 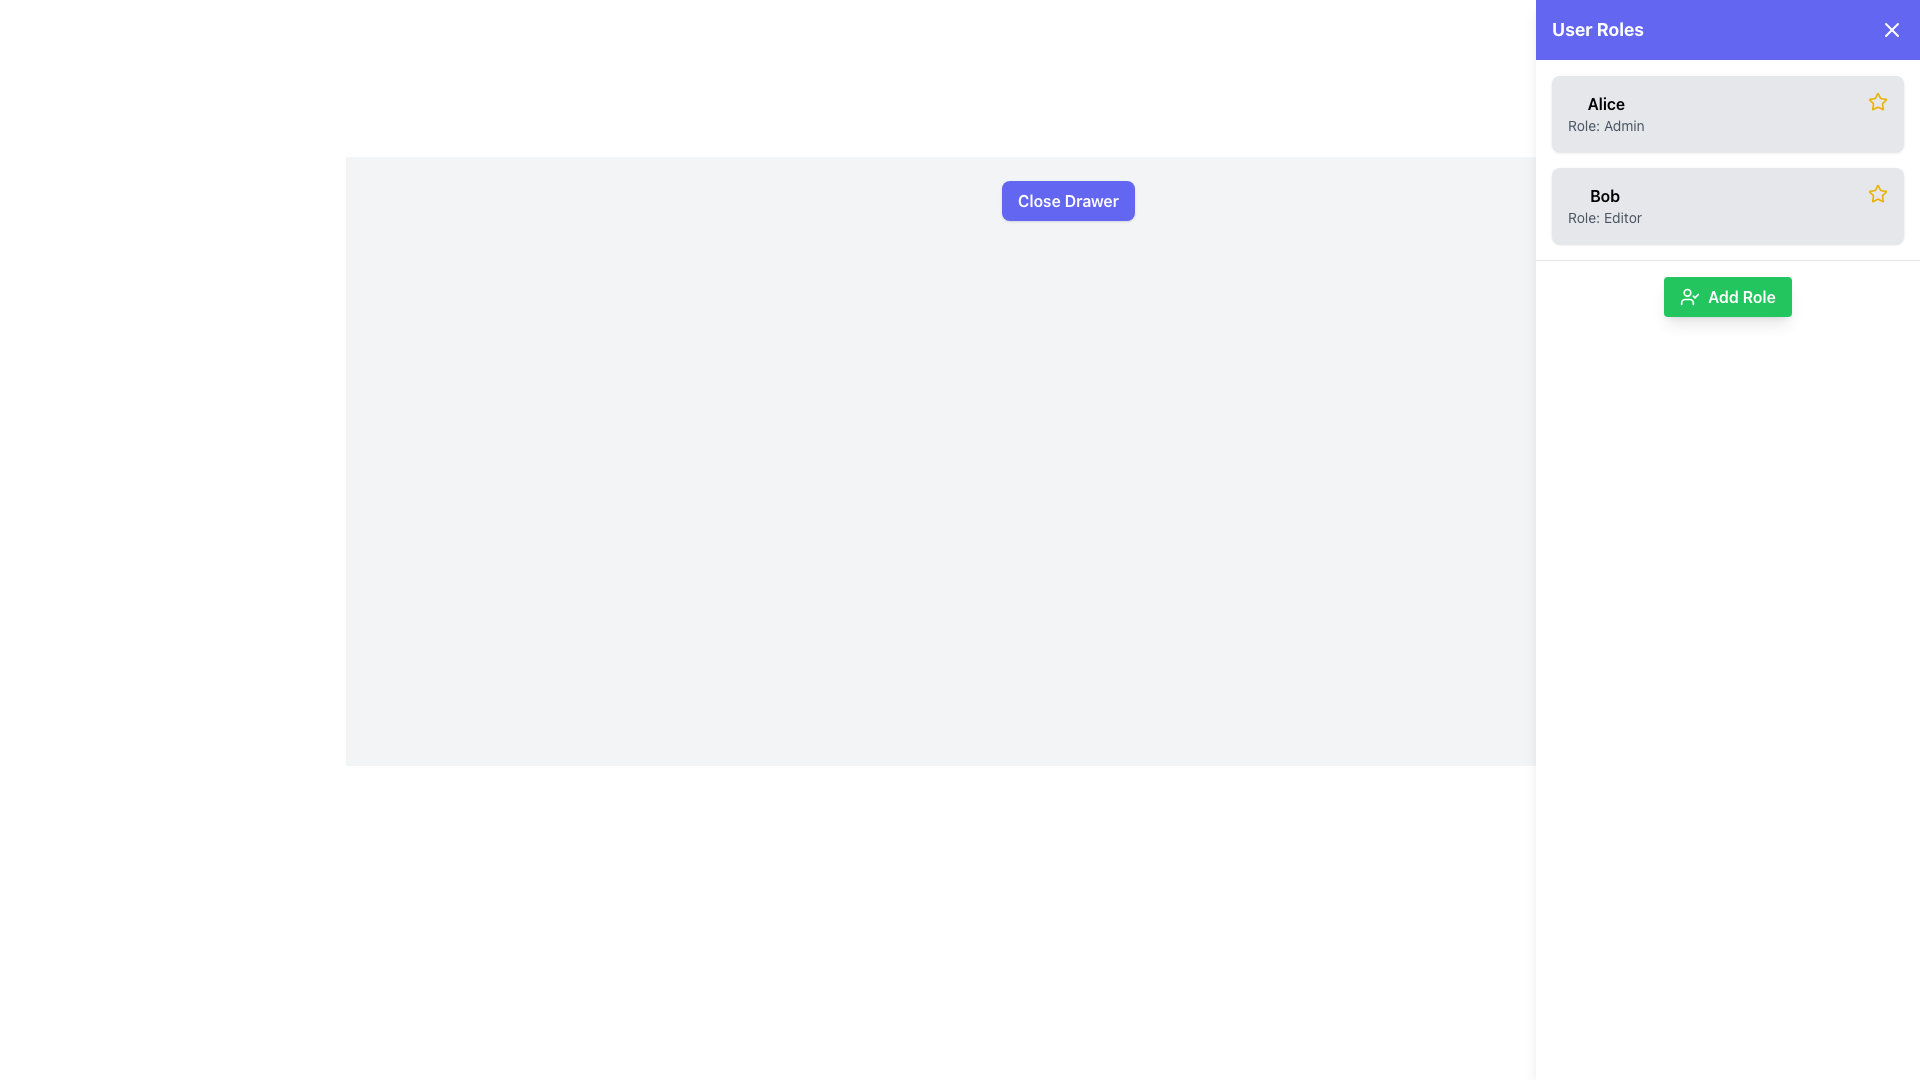 I want to click on information displayed in the Text label that shows the role assigned to the user 'Bob', located beneath the name 'Bob' in the 'User Roles' panel, so click(x=1604, y=218).